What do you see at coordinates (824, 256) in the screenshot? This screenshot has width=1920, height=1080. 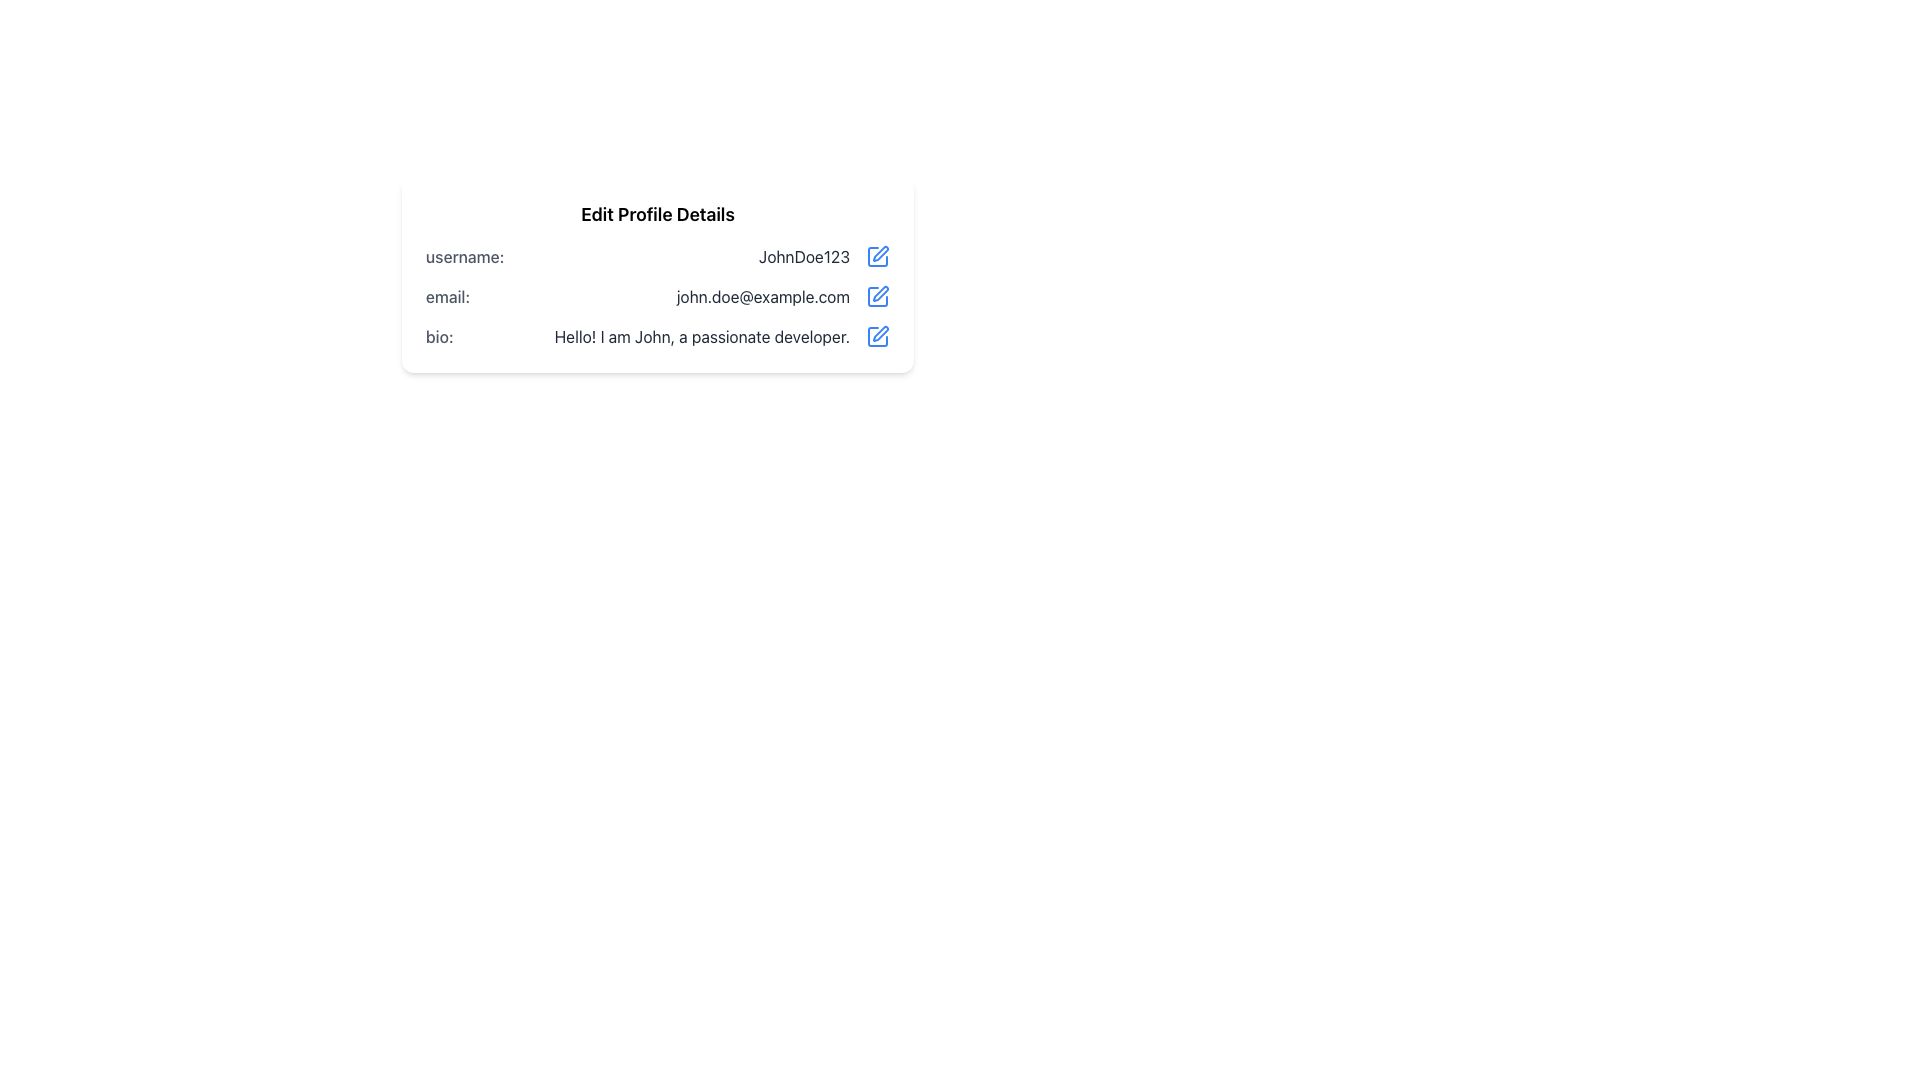 I see `the static text display showing the username, located beside the label 'username:' and to the left of an interactive icon in the profile details card` at bounding box center [824, 256].